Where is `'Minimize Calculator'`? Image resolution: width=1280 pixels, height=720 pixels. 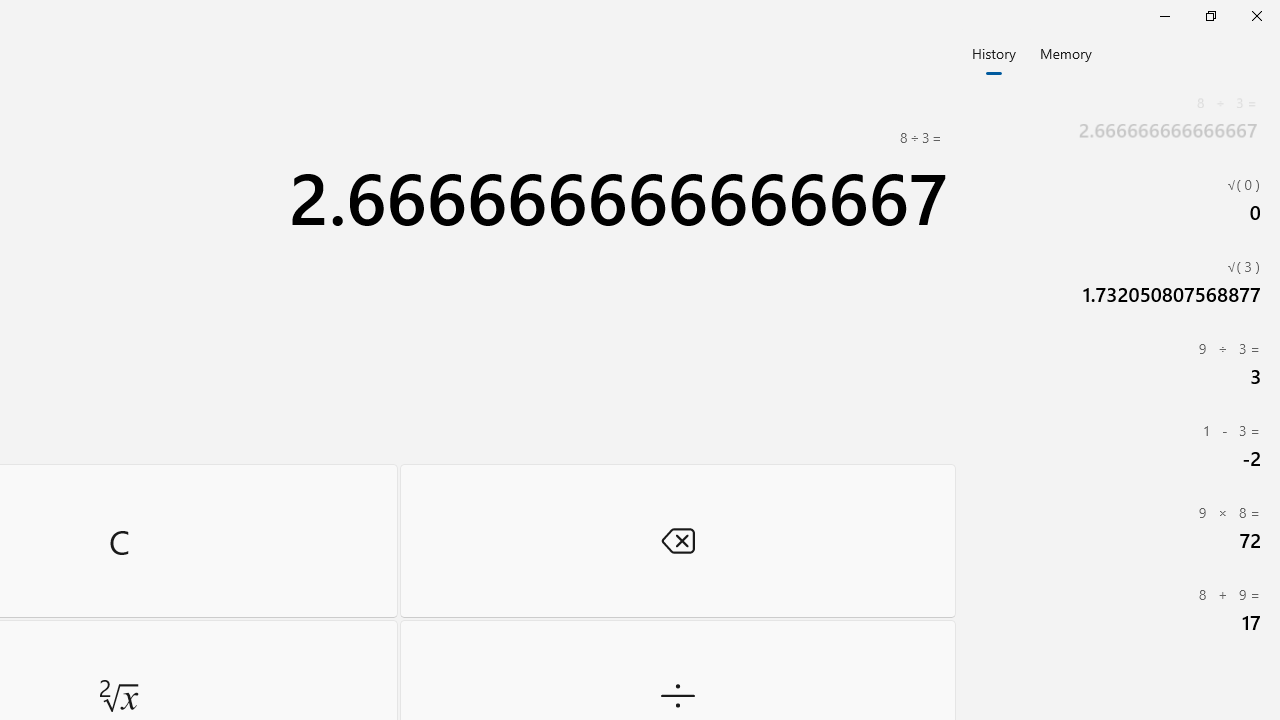 'Minimize Calculator' is located at coordinates (1164, 15).